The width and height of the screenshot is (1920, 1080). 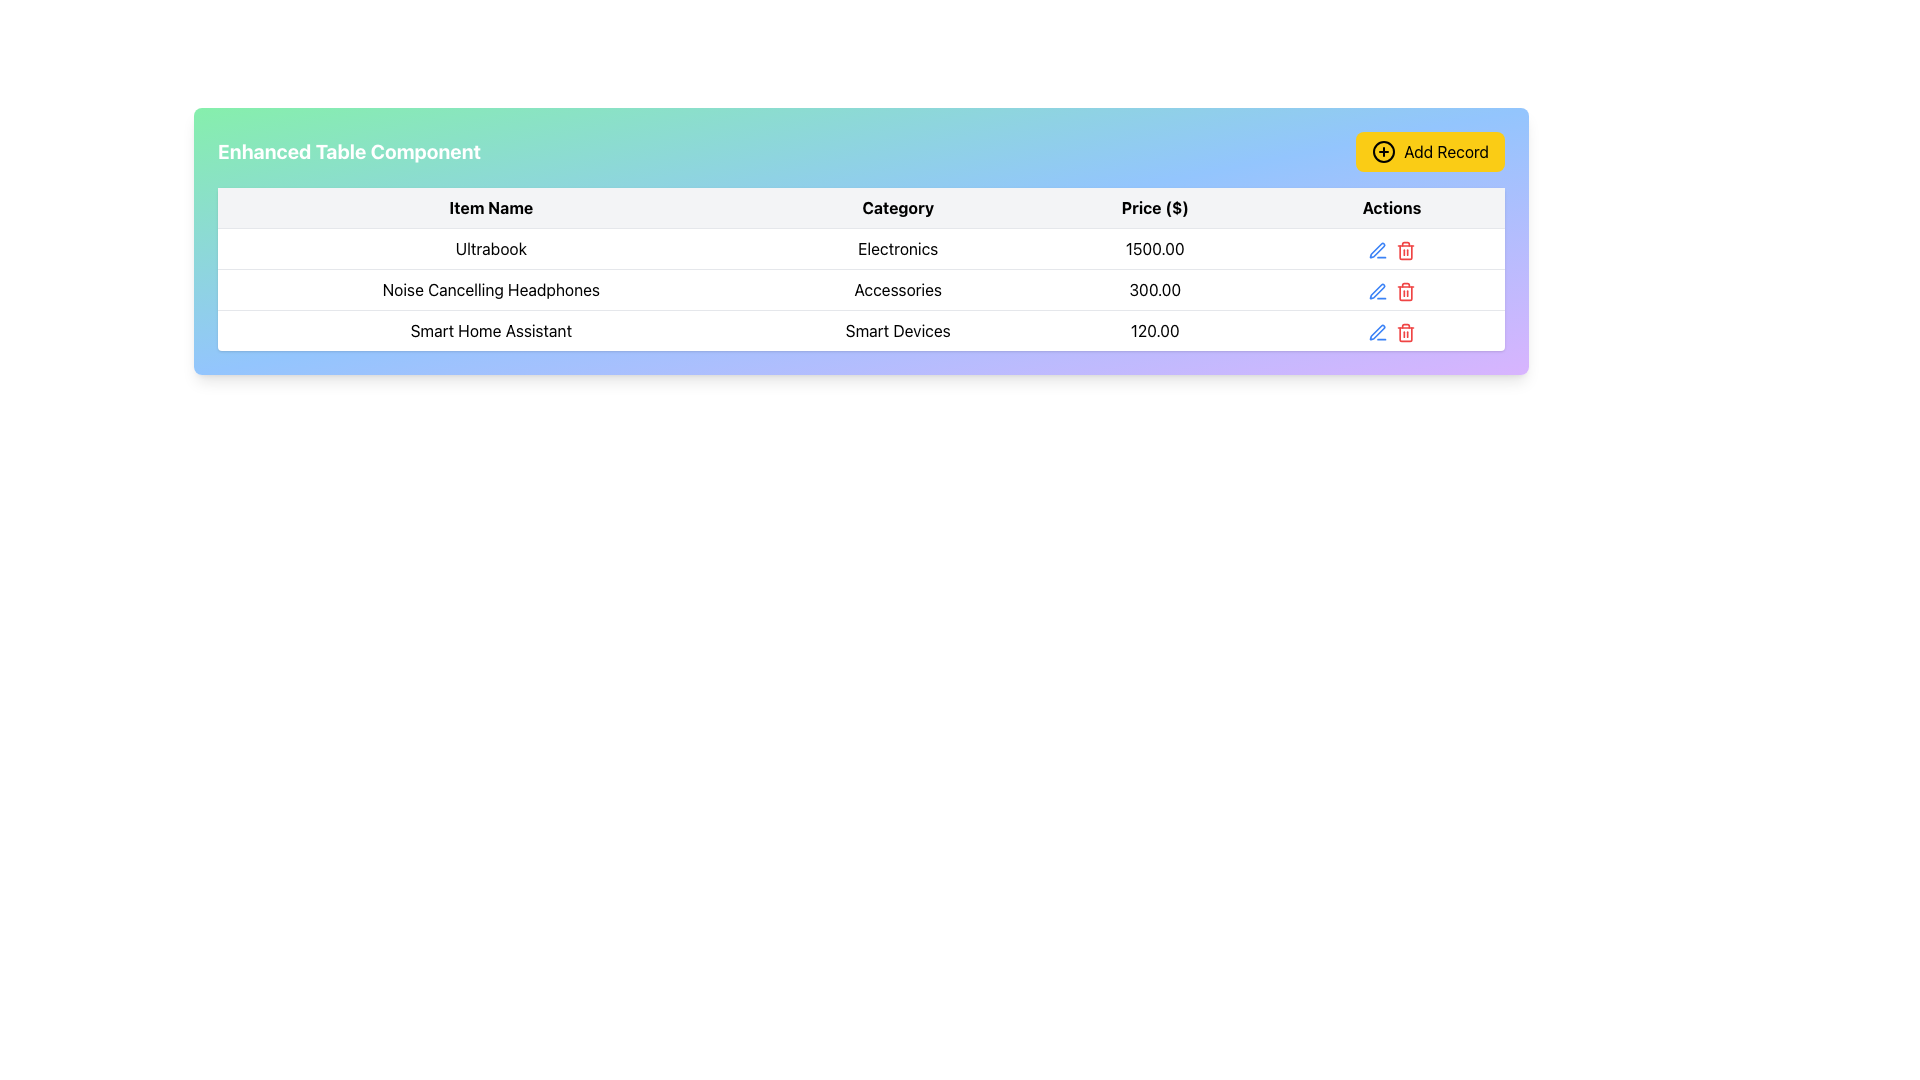 I want to click on the text element displaying '120.00' in the 'Price ($)' column of the third row in the table, which corresponds to the 'Smart Home Assistant' item, so click(x=1155, y=329).